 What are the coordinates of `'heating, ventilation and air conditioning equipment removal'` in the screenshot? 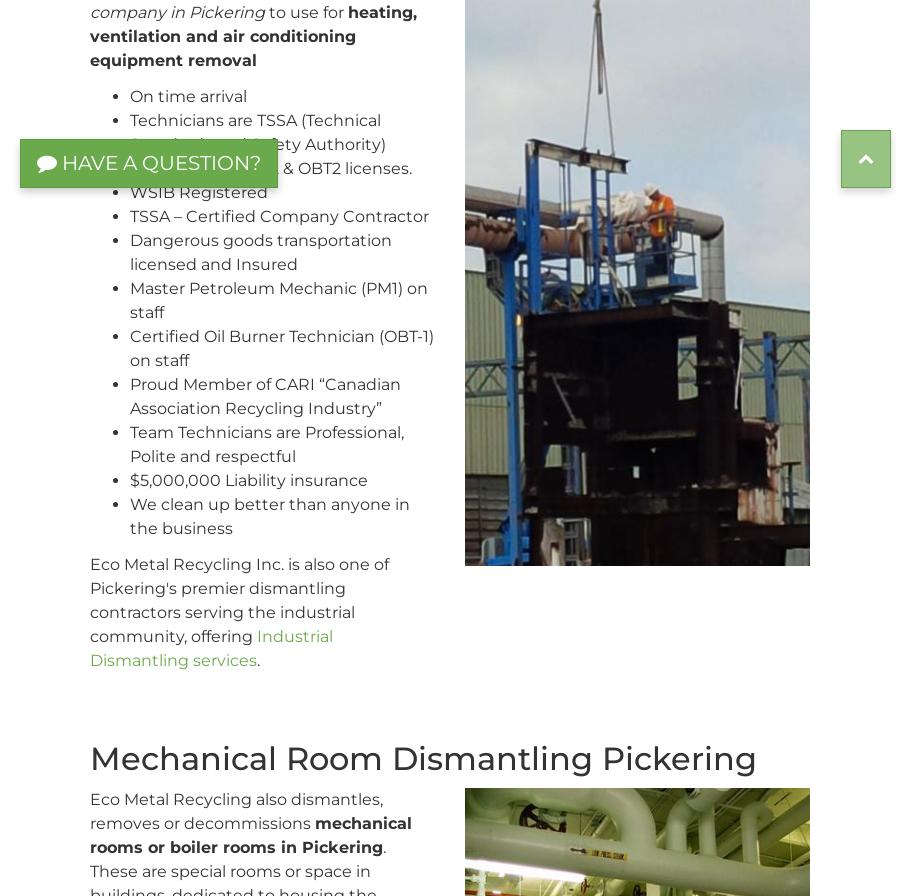 It's located at (89, 35).